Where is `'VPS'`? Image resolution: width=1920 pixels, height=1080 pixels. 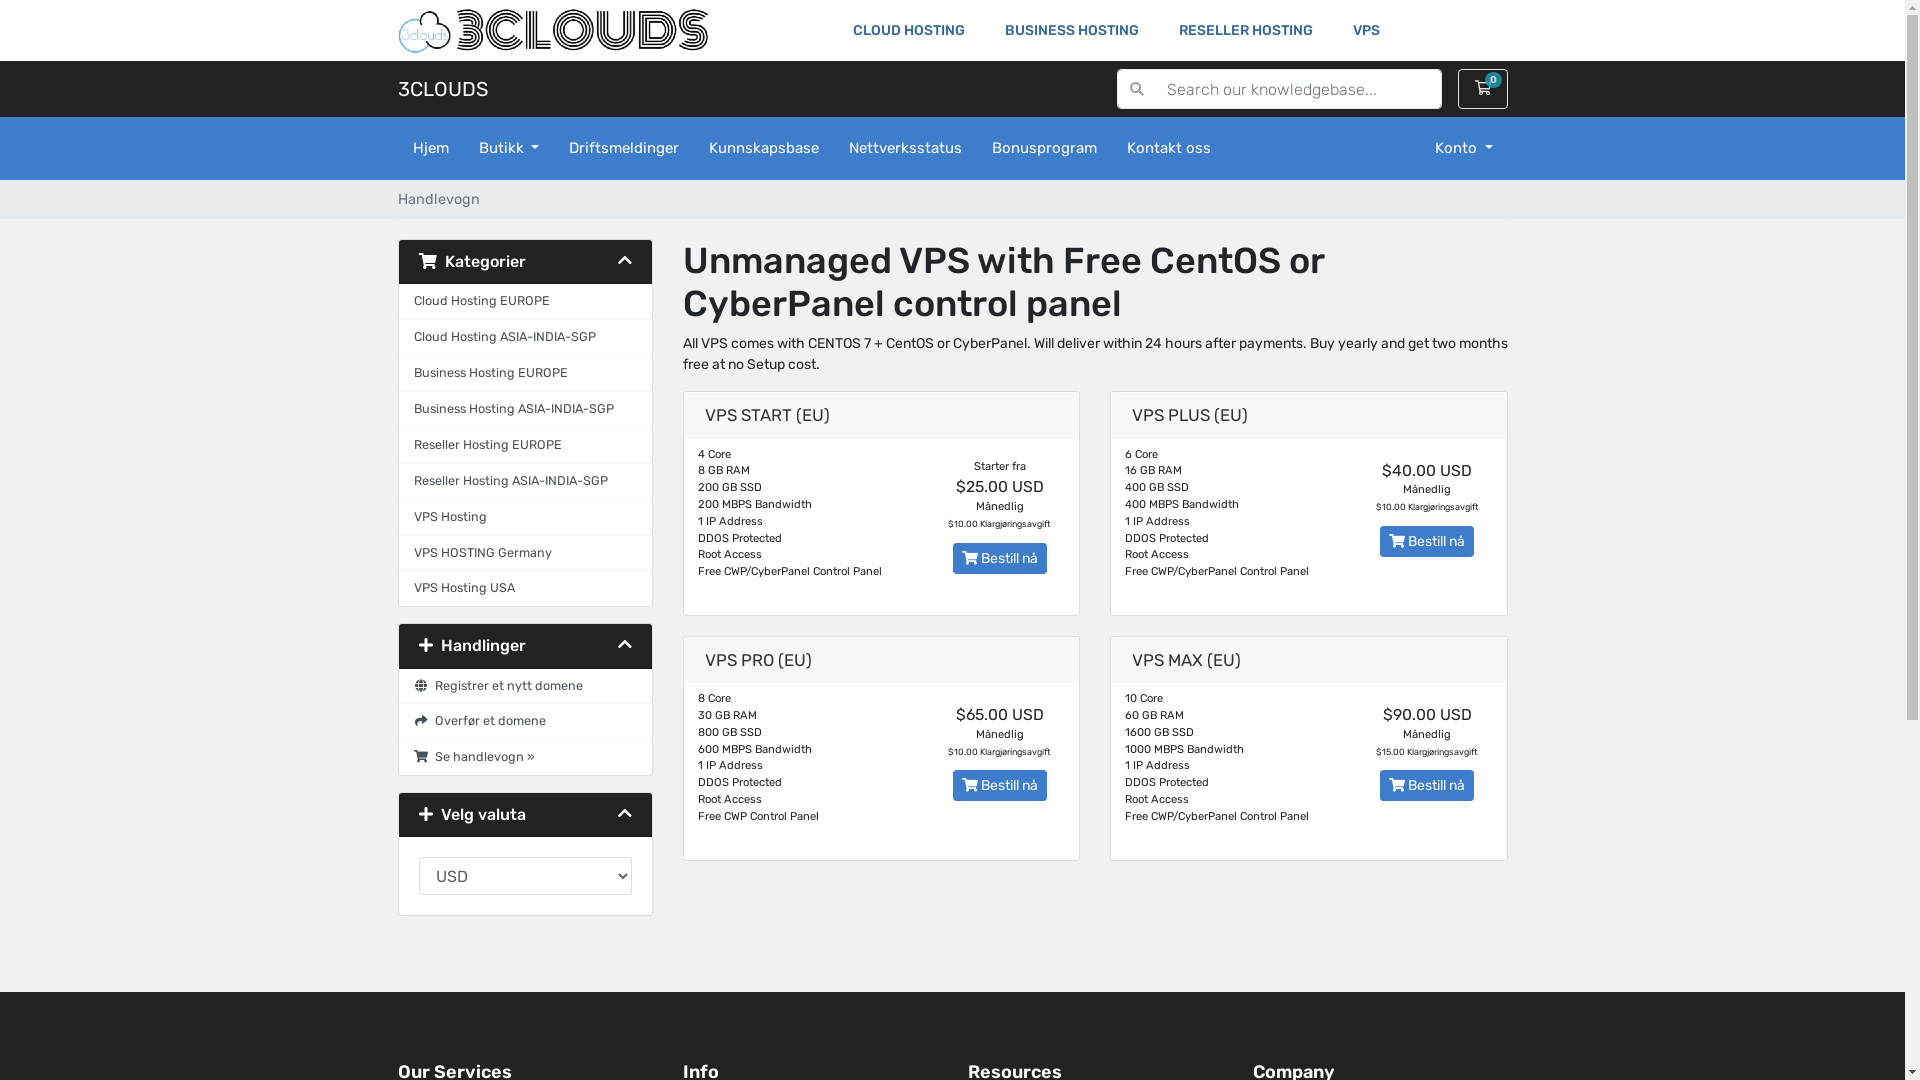 'VPS' is located at coordinates (1365, 30).